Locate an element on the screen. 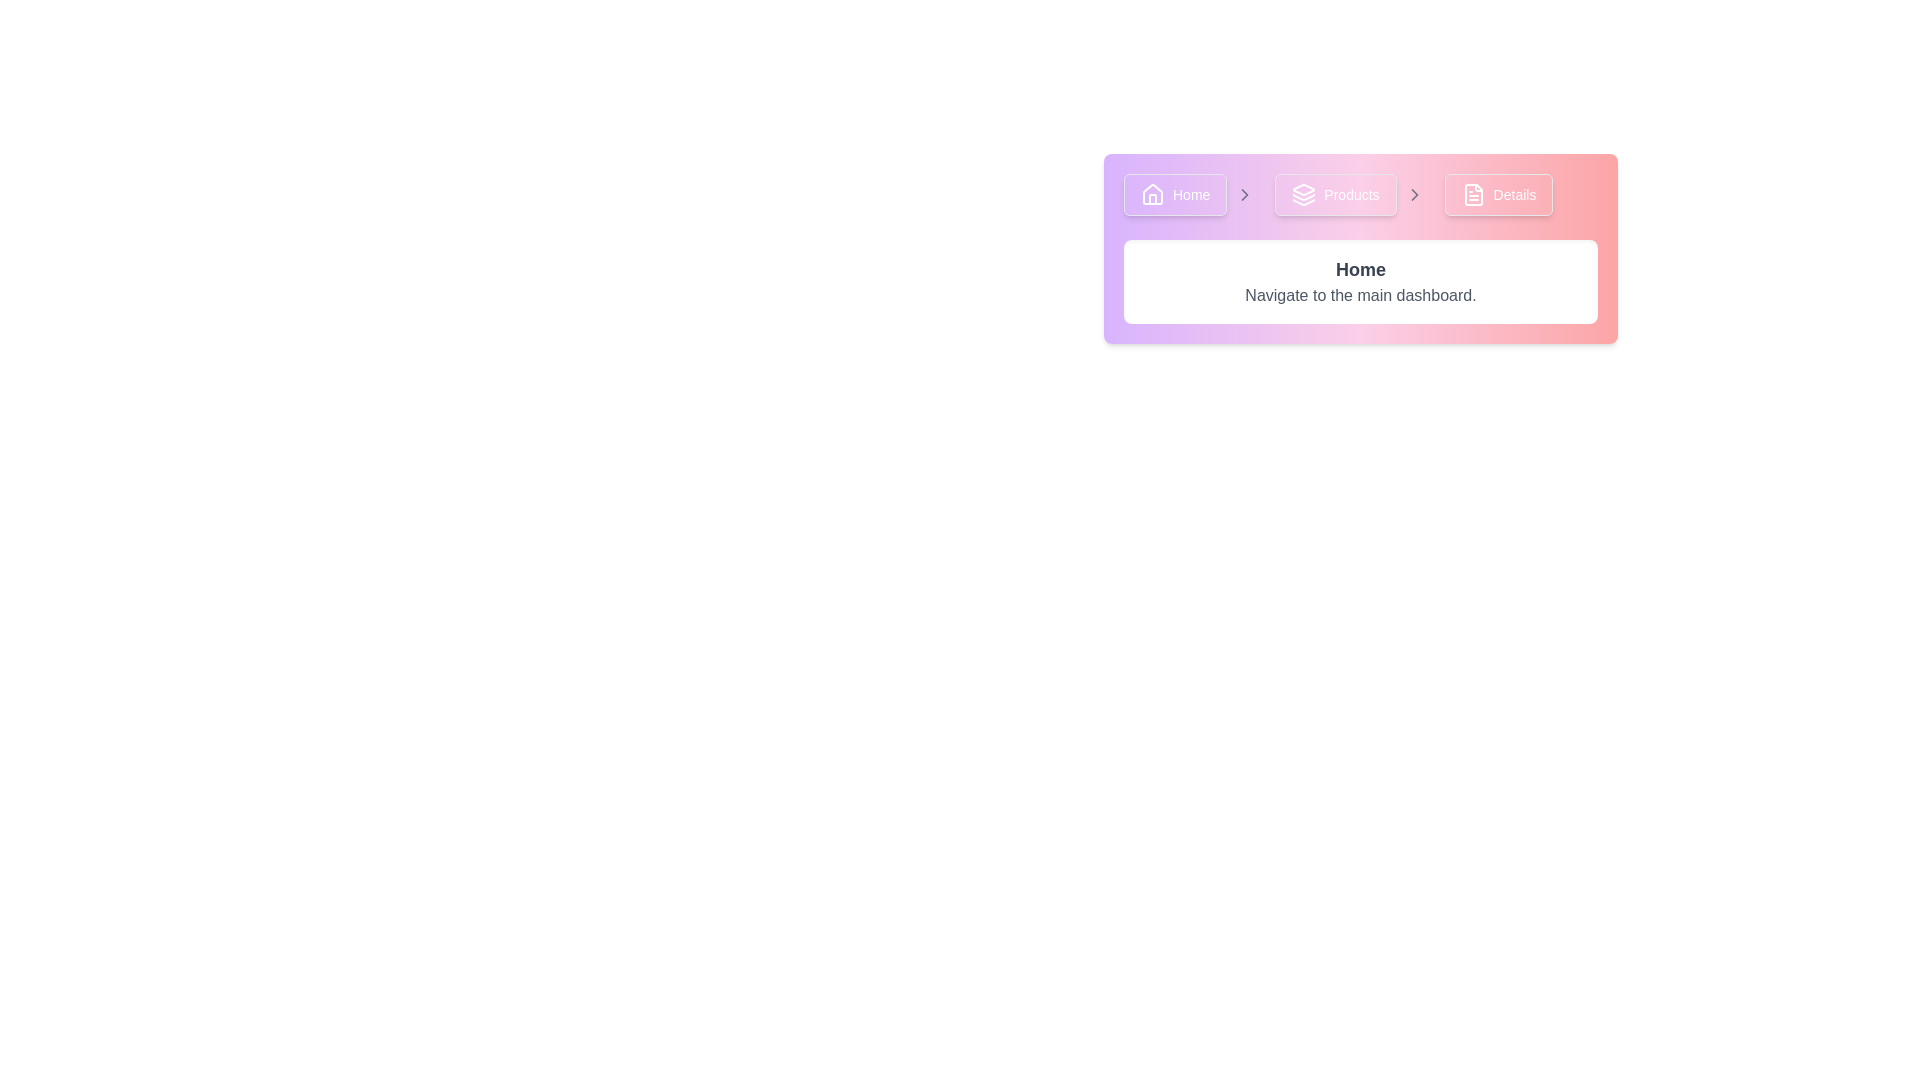 The image size is (1920, 1080). the navigation separator icon located between the 'Products' button and the next element in the navigation bar, which visually separates navigation links is located at coordinates (1244, 195).